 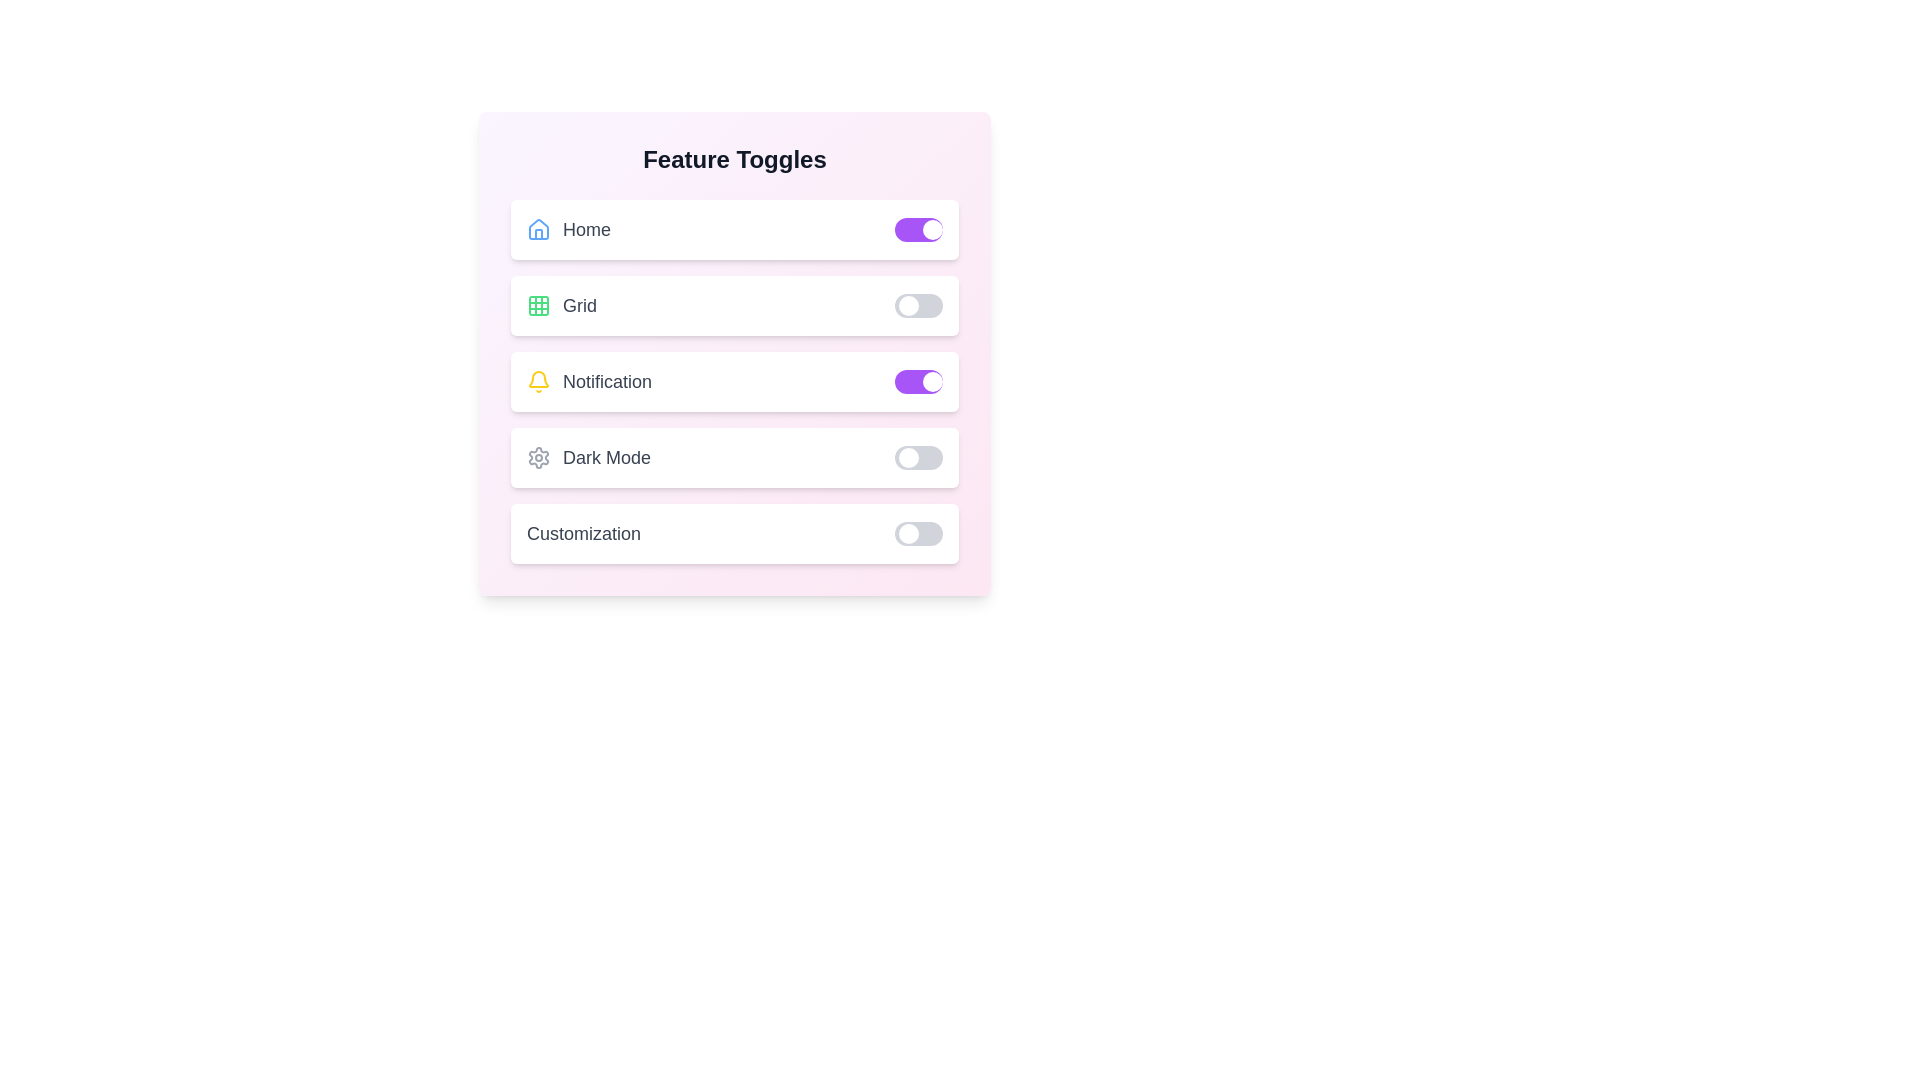 I want to click on the graphical icon component located next to the word 'Grid' on the third line item of the list, which is part of a 3x3 grid structure, so click(x=538, y=305).